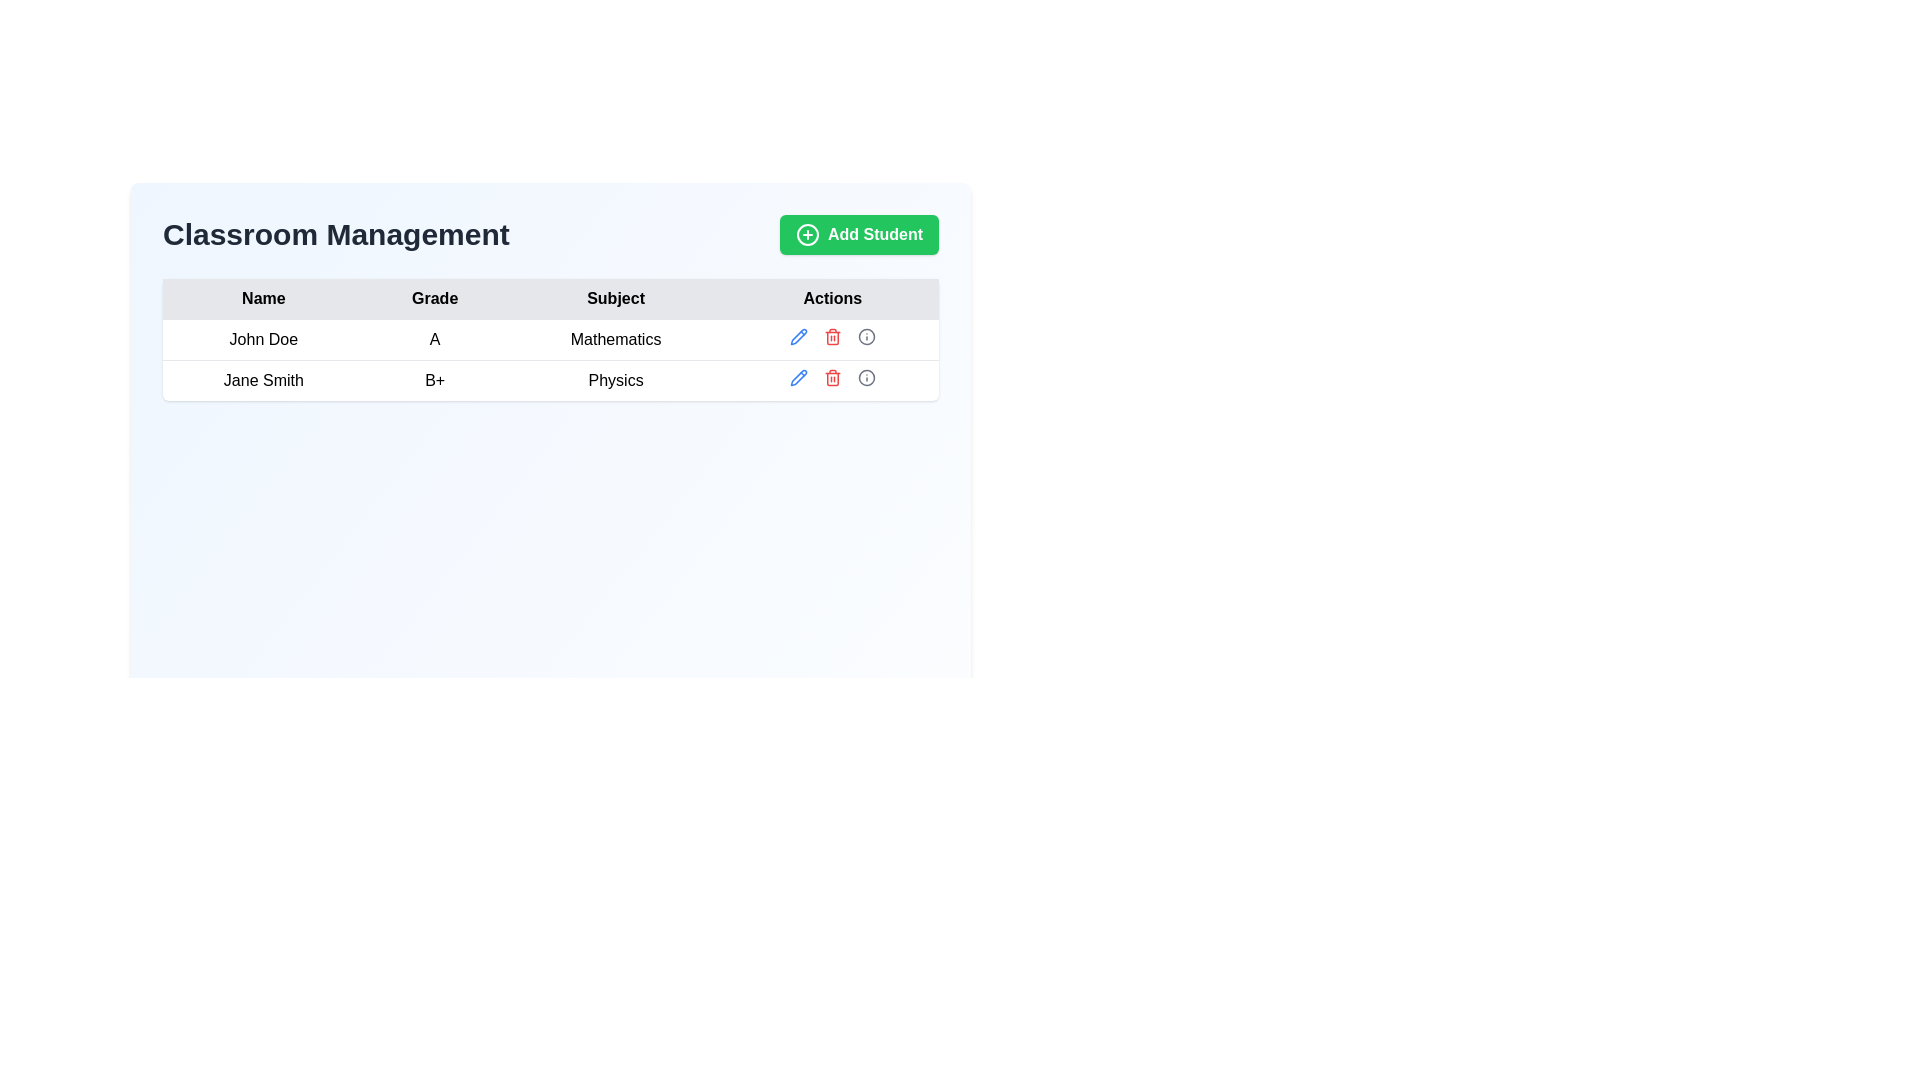  Describe the element at coordinates (262, 380) in the screenshot. I see `the static text element that displays the user's name 'Jane Smith', located in the first column of the second row under the 'Name' label` at that location.